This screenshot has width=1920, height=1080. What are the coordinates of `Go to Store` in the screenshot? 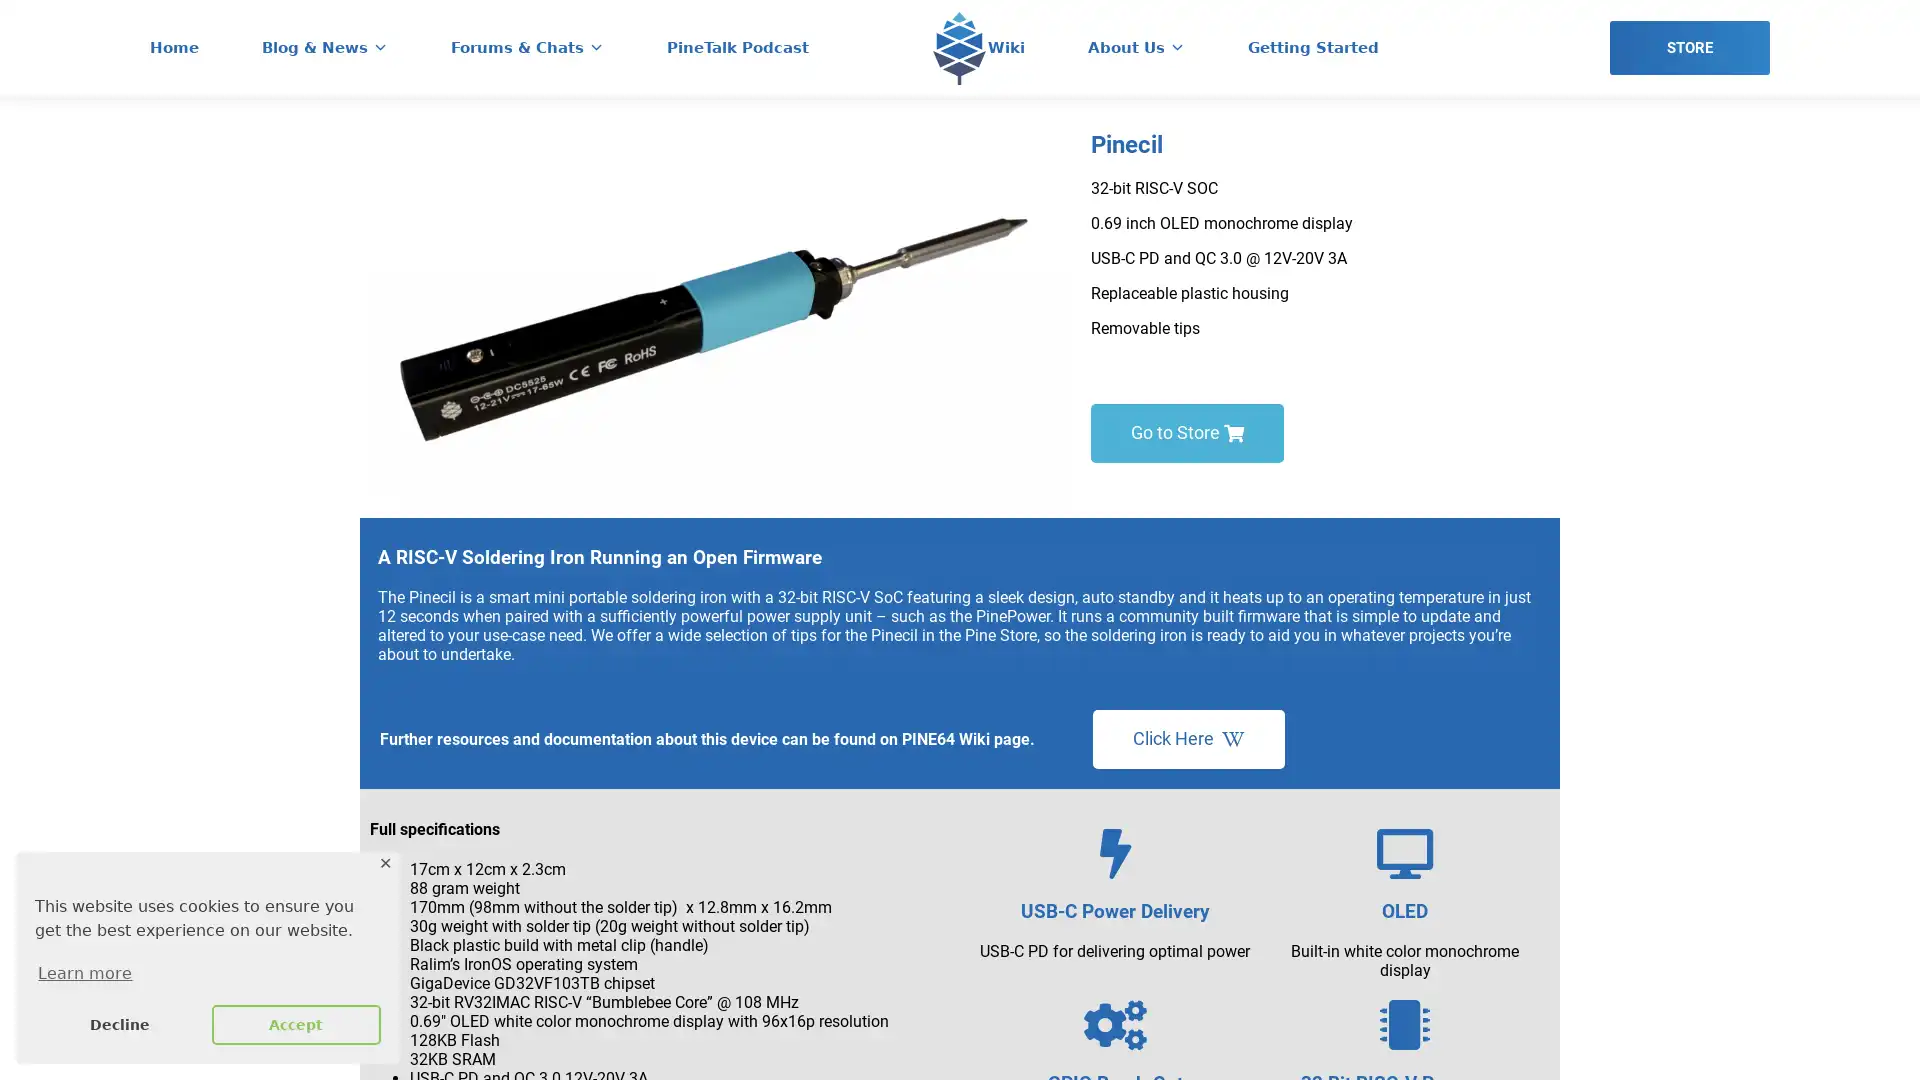 It's located at (1187, 431).